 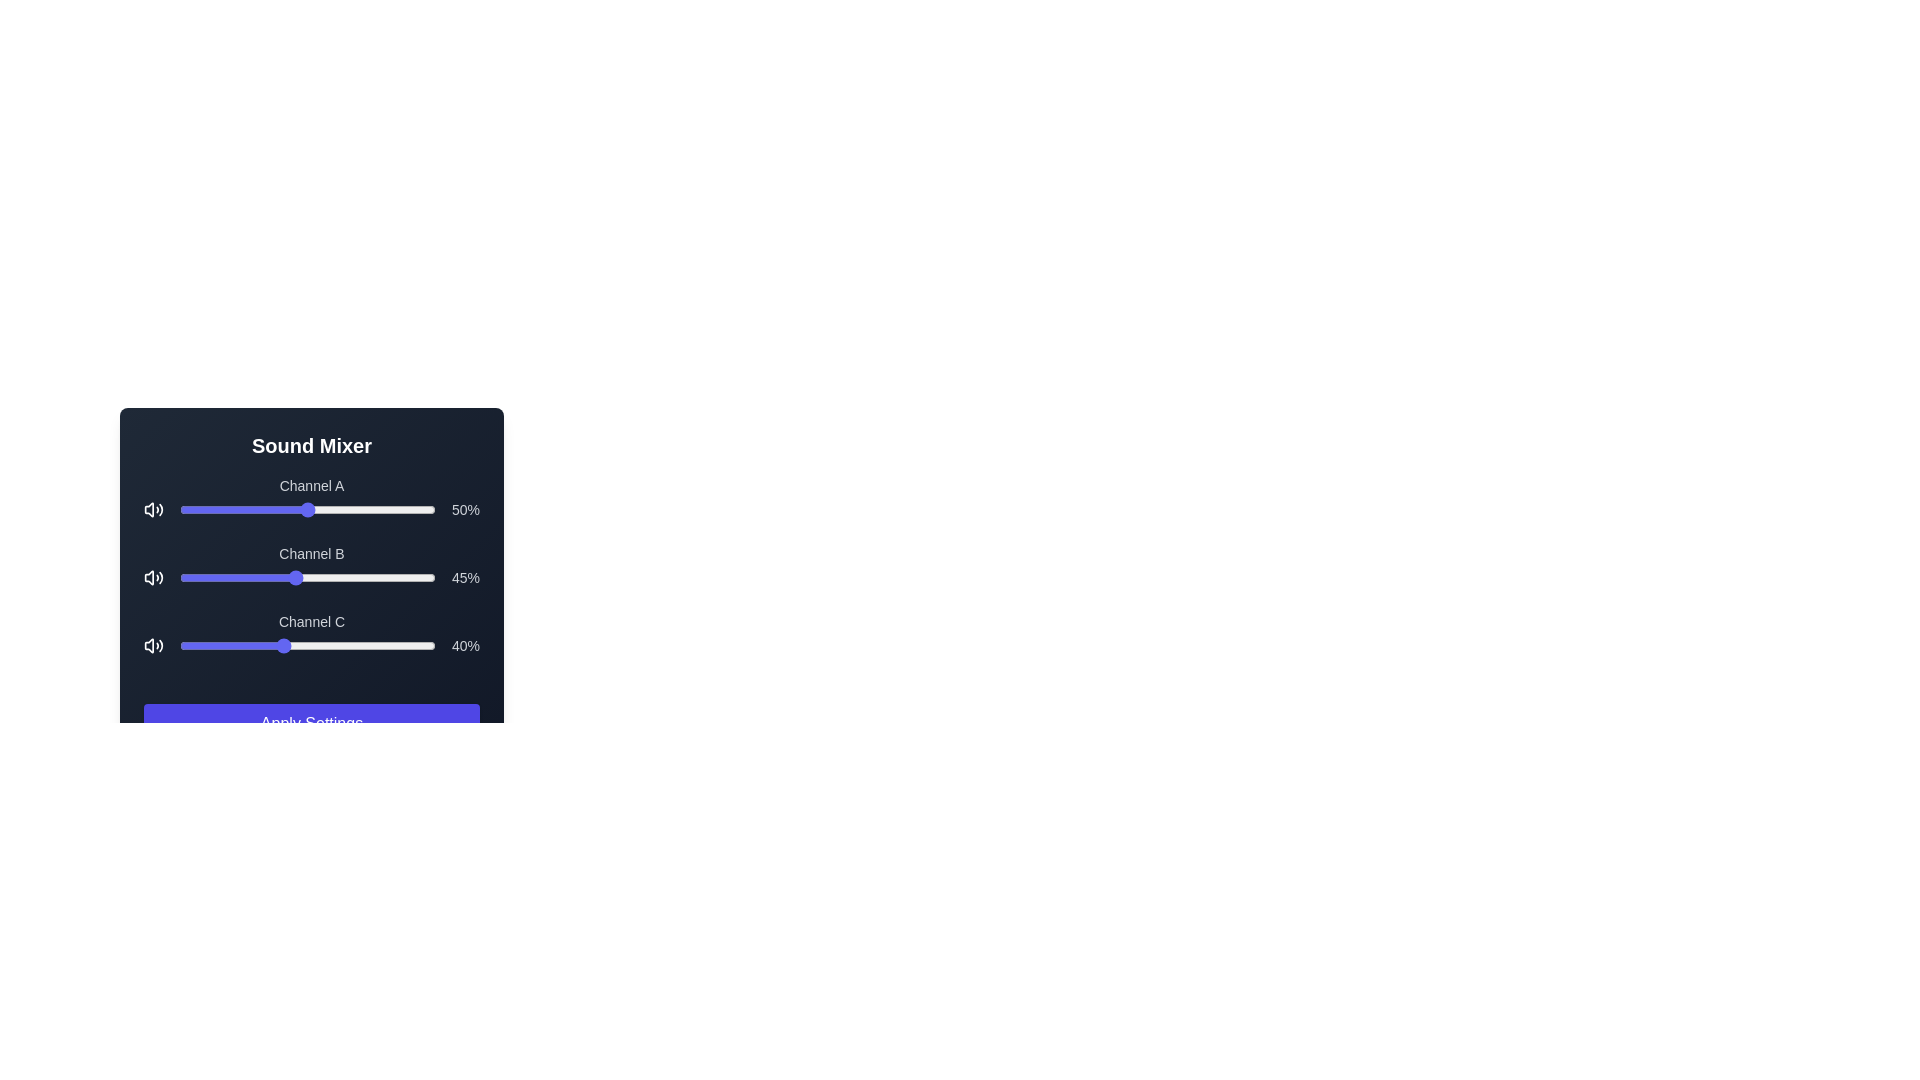 I want to click on the Static Label that serves as the title for the sound mixer configuration interface, located at the top of the panel above the 'Channel A' label and sliders, so click(x=311, y=445).